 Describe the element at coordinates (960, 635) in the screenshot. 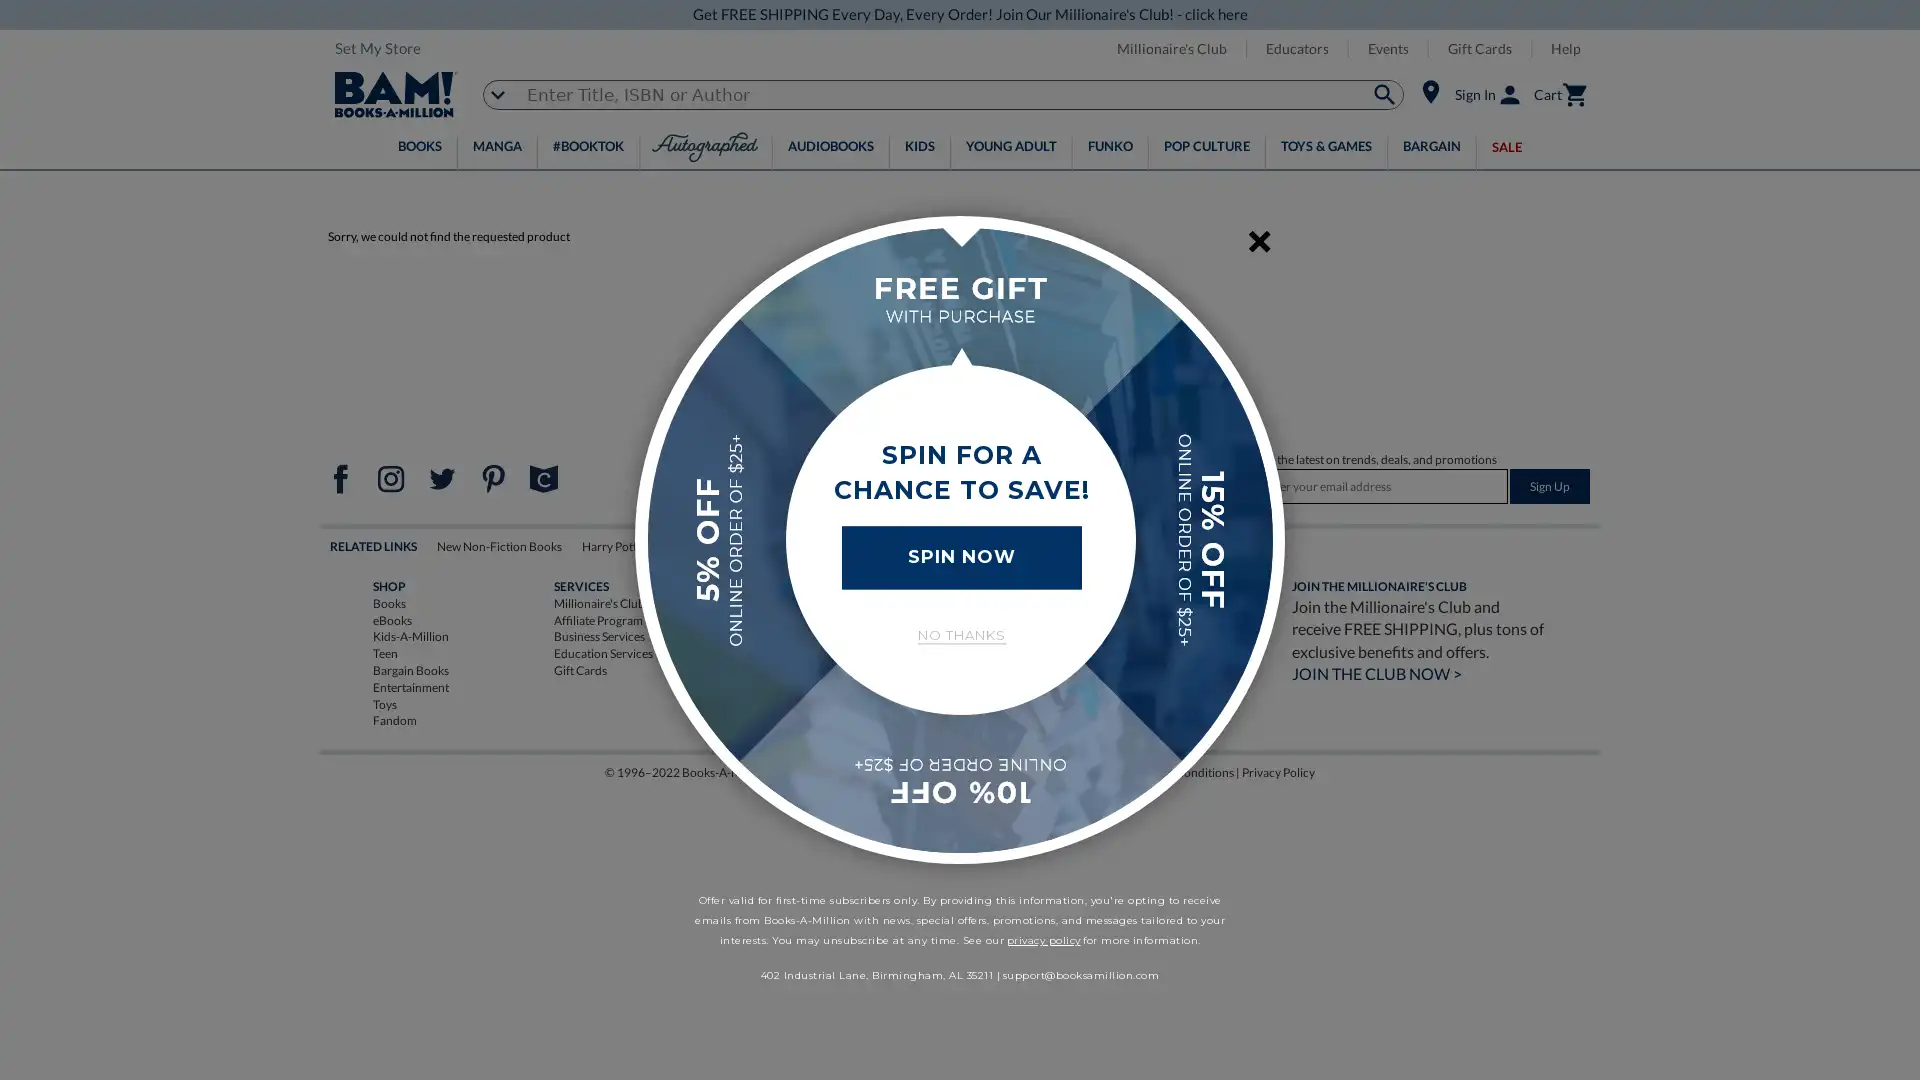

I see `No thanks` at that location.